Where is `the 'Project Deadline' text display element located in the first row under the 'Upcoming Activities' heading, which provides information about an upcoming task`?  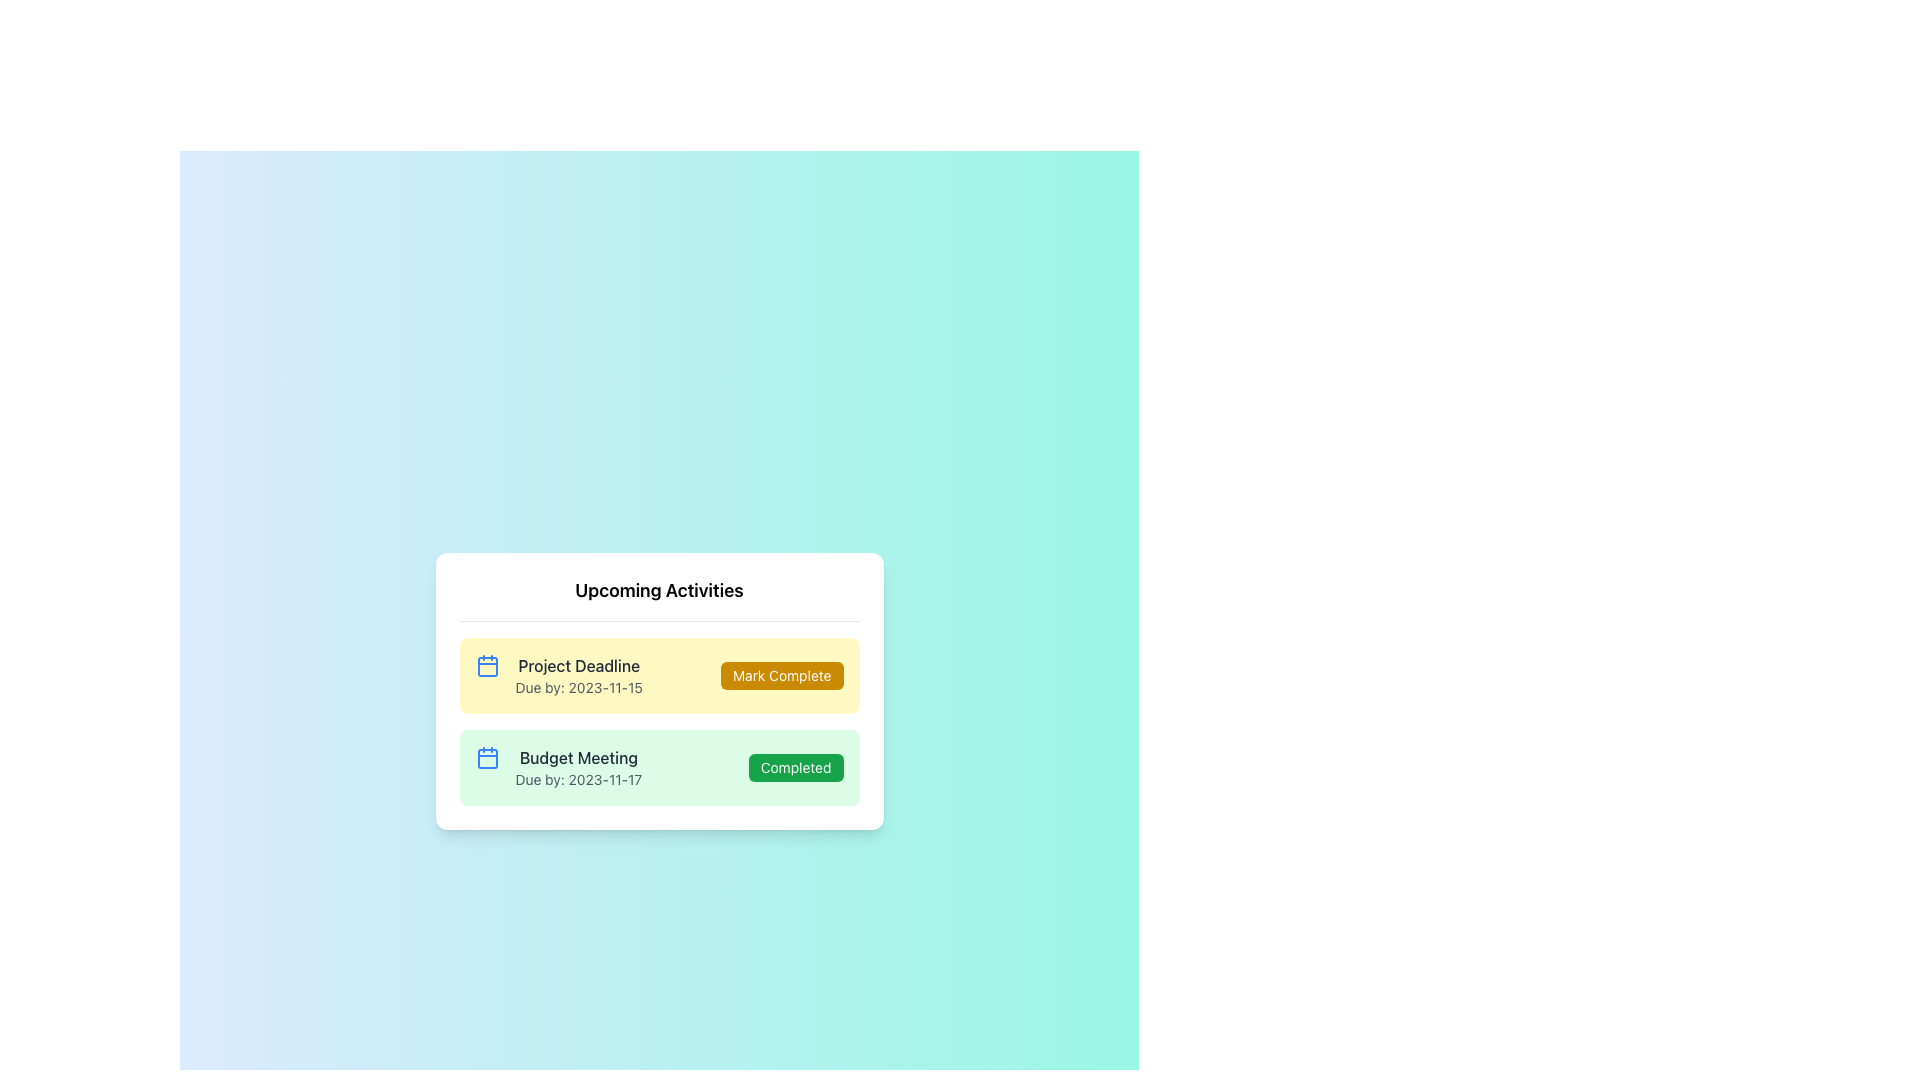
the 'Project Deadline' text display element located in the first row under the 'Upcoming Activities' heading, which provides information about an upcoming task is located at coordinates (578, 675).